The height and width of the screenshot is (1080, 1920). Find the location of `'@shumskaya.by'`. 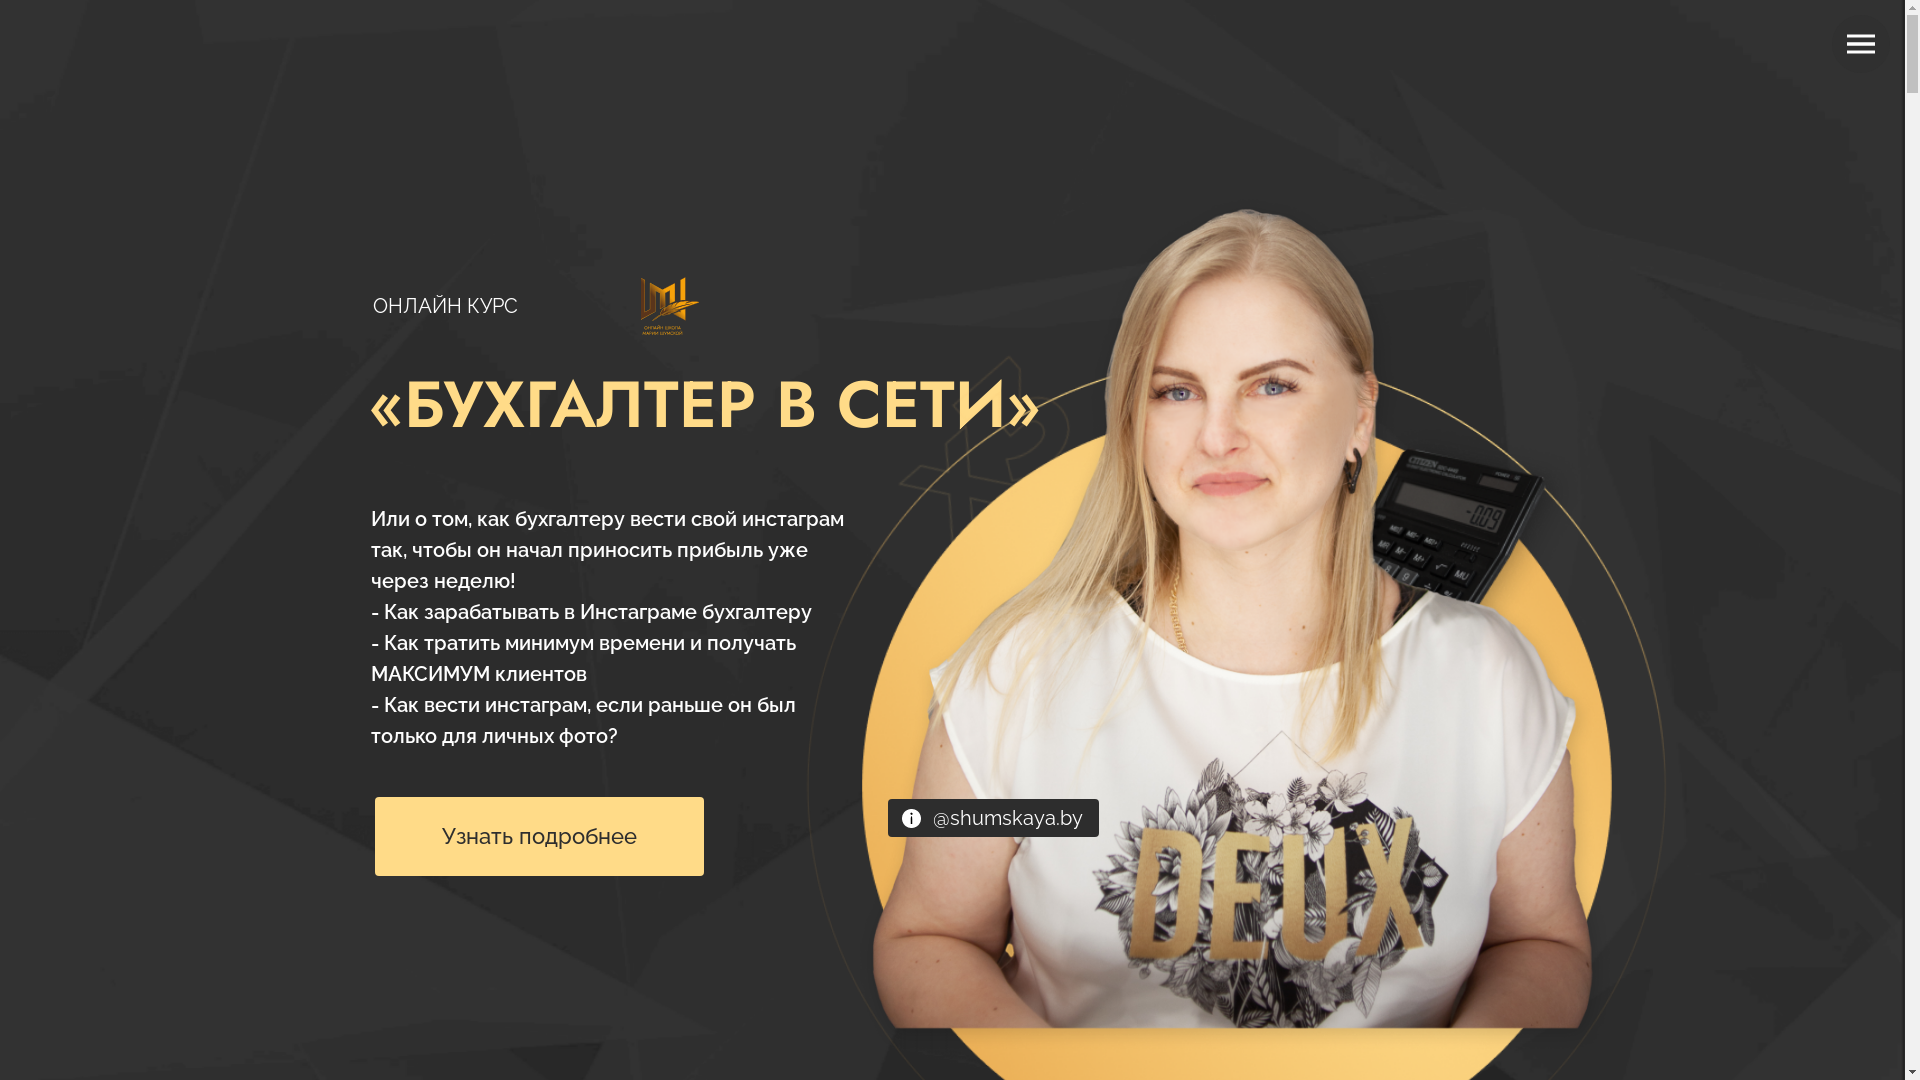

'@shumskaya.by' is located at coordinates (1007, 817).